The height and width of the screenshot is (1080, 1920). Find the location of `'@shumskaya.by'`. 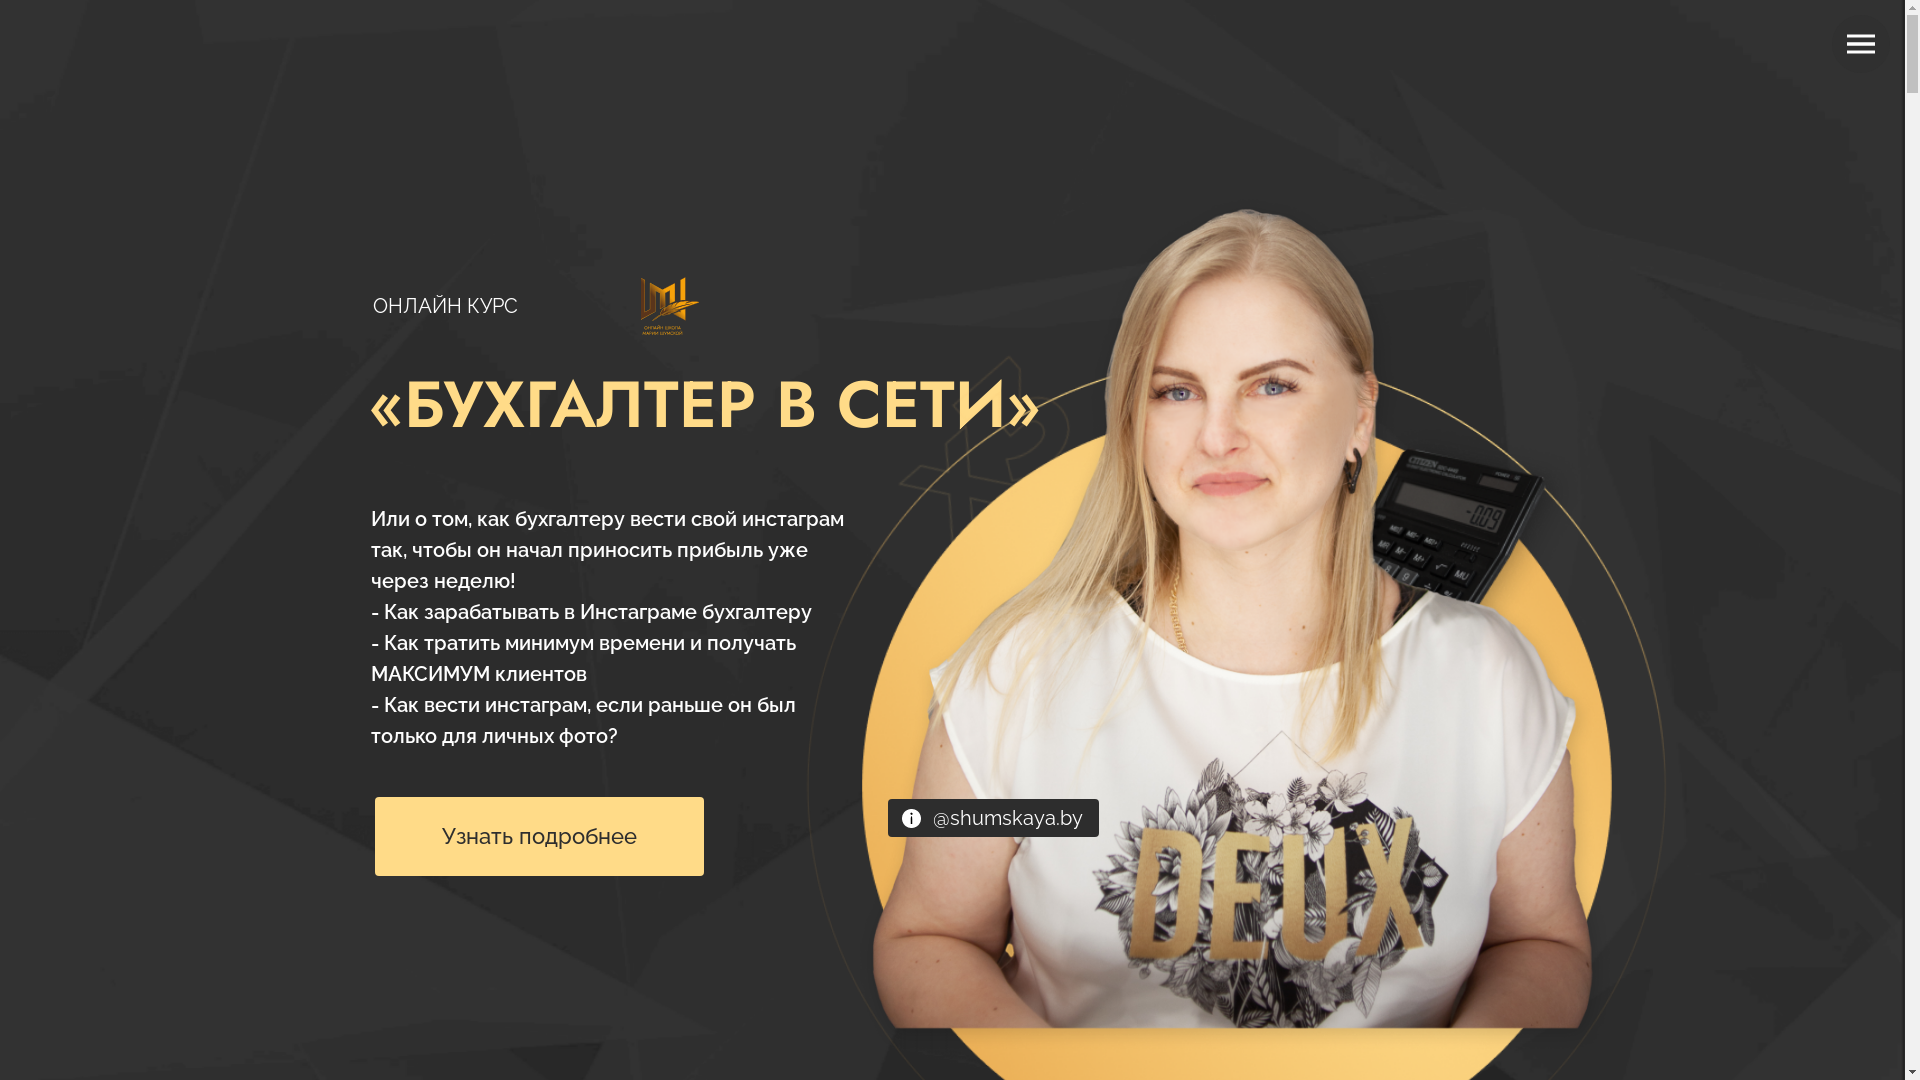

'@shumskaya.by' is located at coordinates (1007, 817).